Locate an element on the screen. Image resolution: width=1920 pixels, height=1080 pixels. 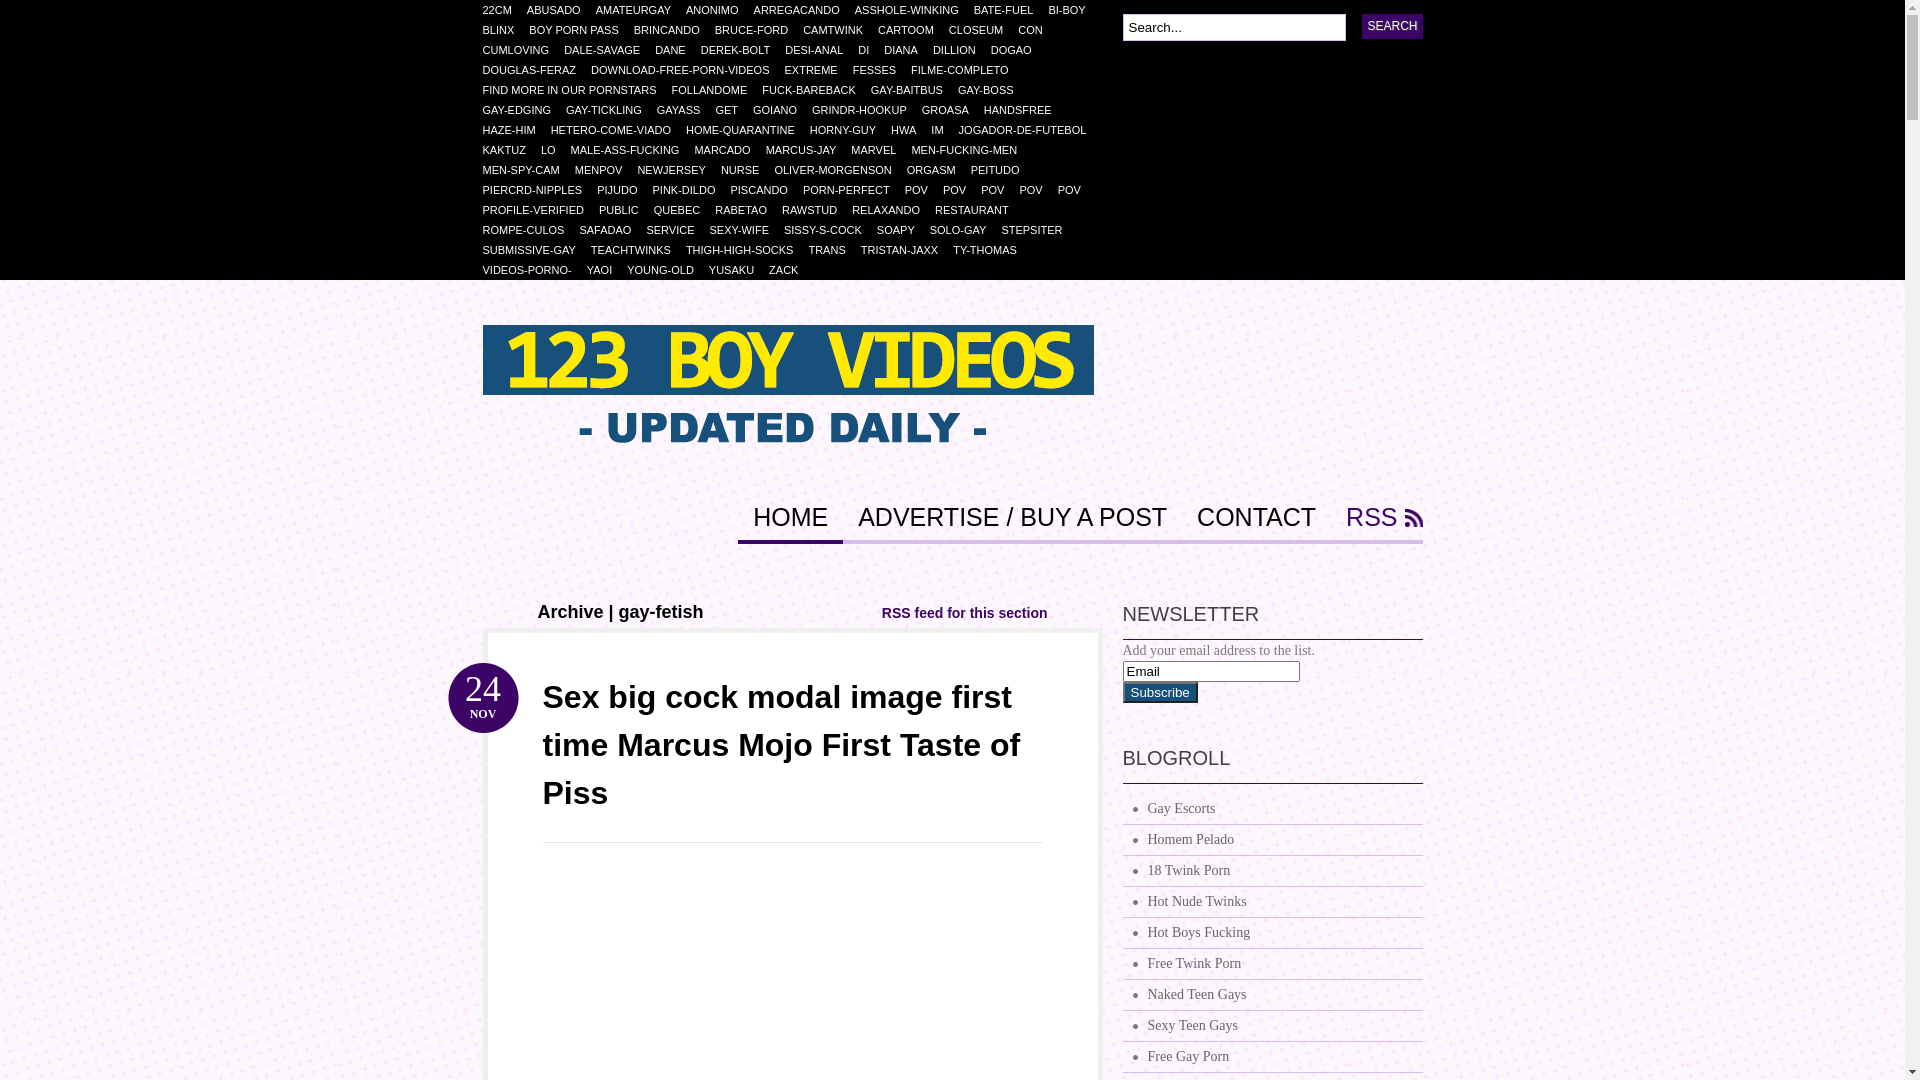
'LO' is located at coordinates (556, 149).